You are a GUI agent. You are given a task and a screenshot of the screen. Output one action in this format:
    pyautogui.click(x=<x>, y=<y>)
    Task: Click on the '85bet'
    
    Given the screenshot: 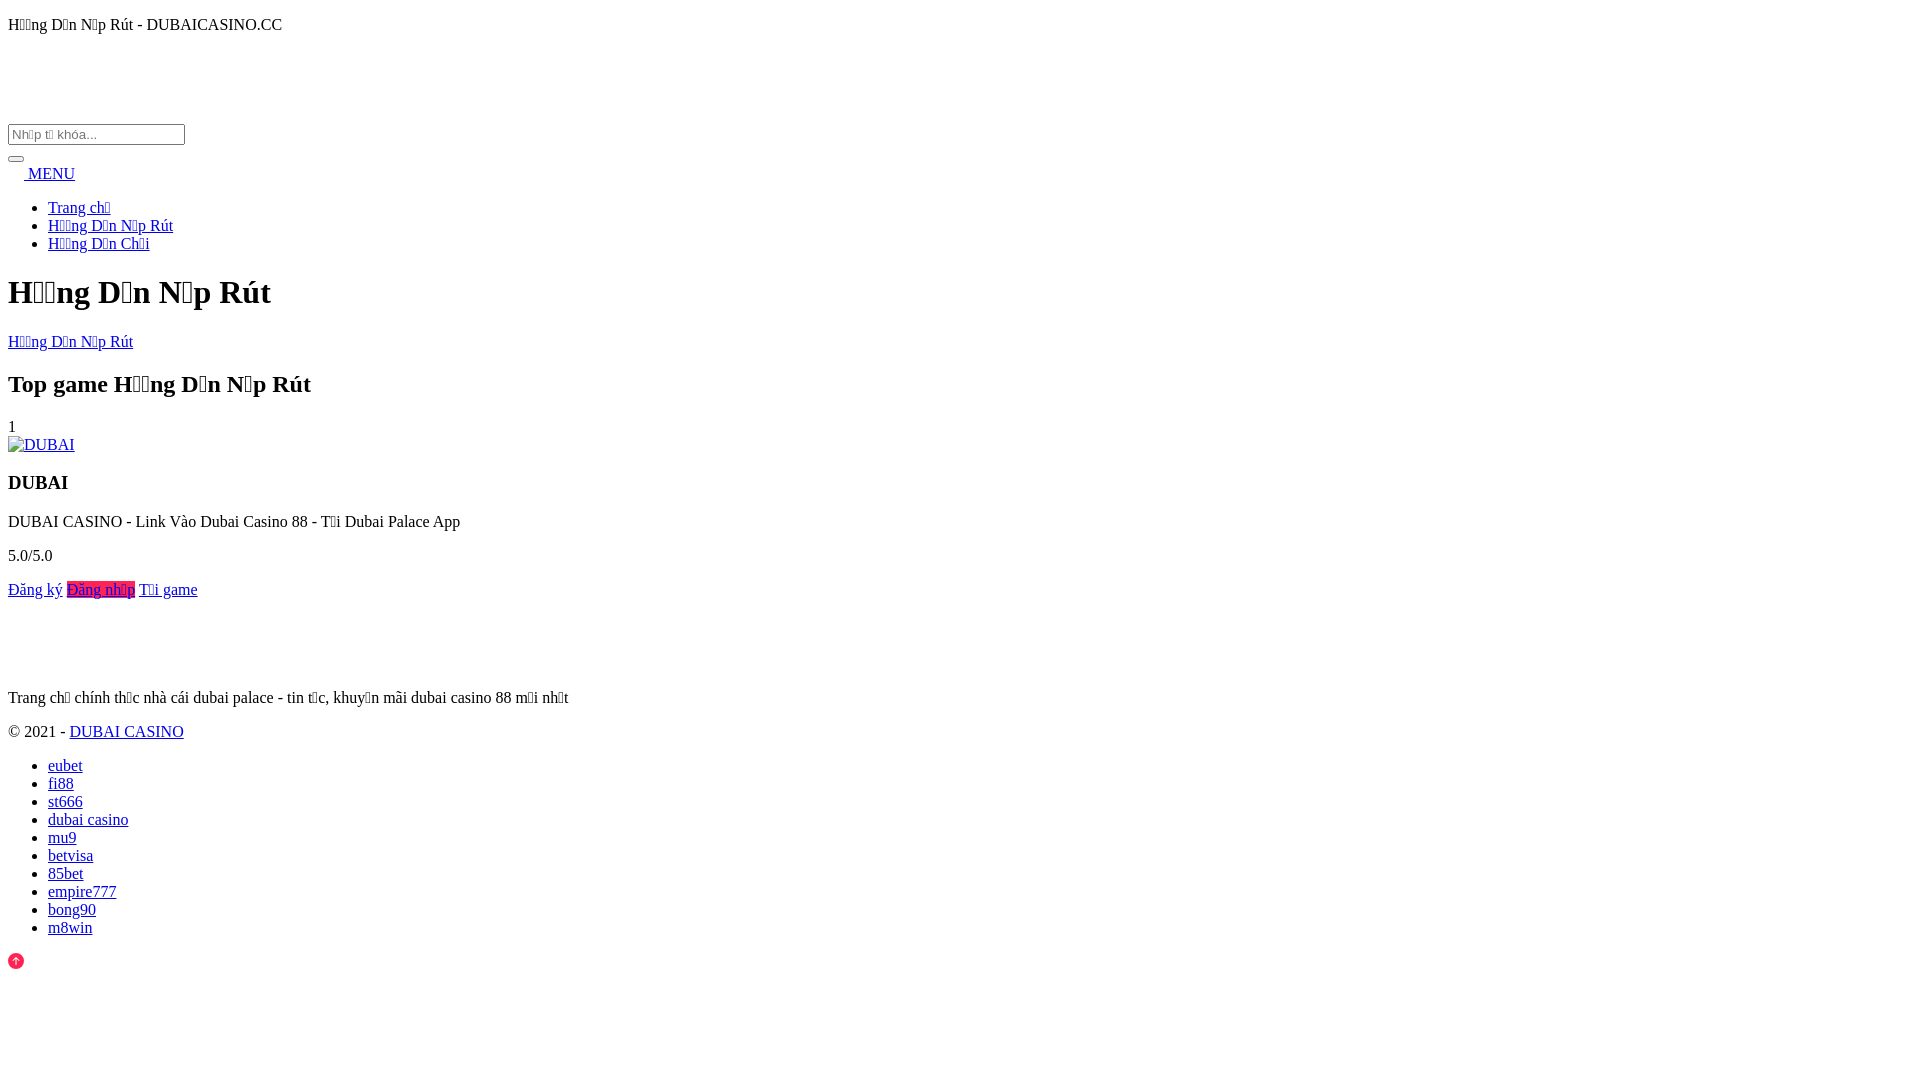 What is the action you would take?
    pyautogui.click(x=66, y=872)
    